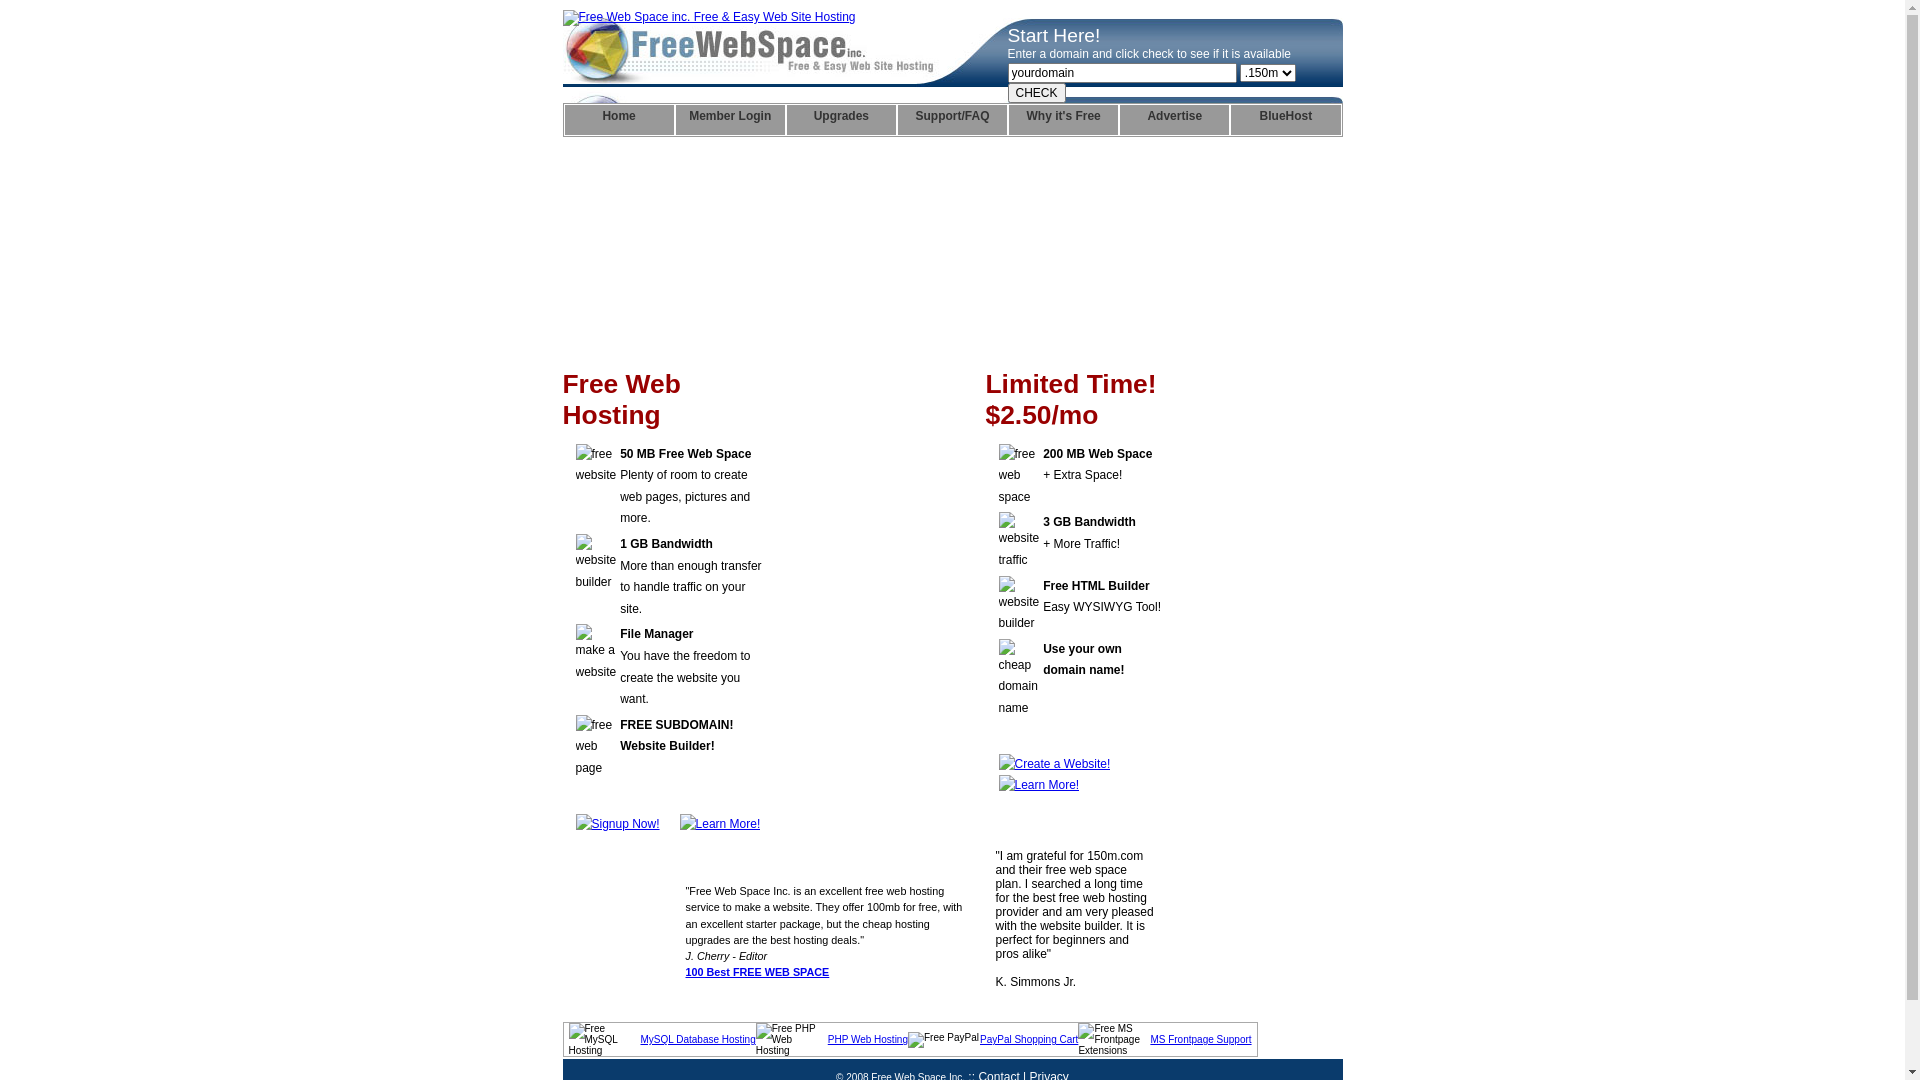  What do you see at coordinates (1028, 1038) in the screenshot?
I see `'PayPal Shopping Cart'` at bounding box center [1028, 1038].